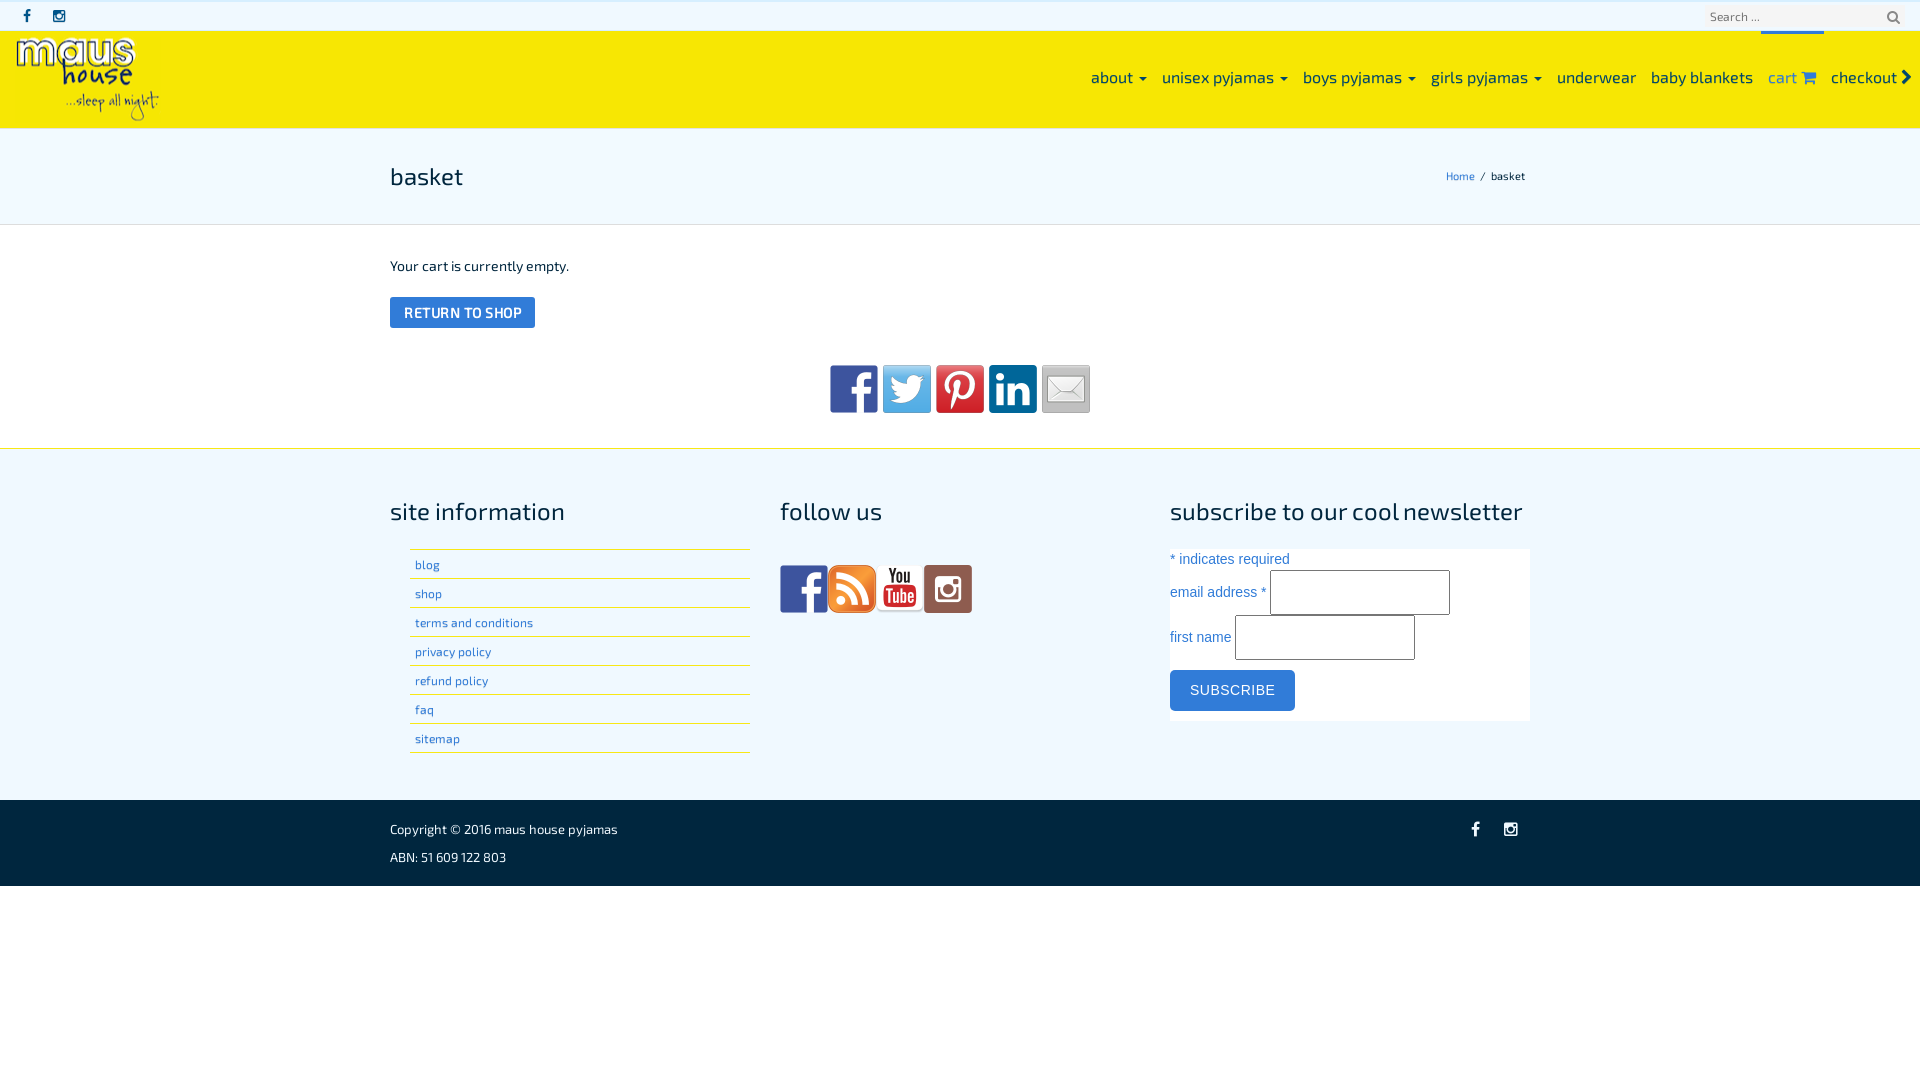 This screenshot has width=1920, height=1080. I want to click on 'boys pyjamas', so click(1296, 75).